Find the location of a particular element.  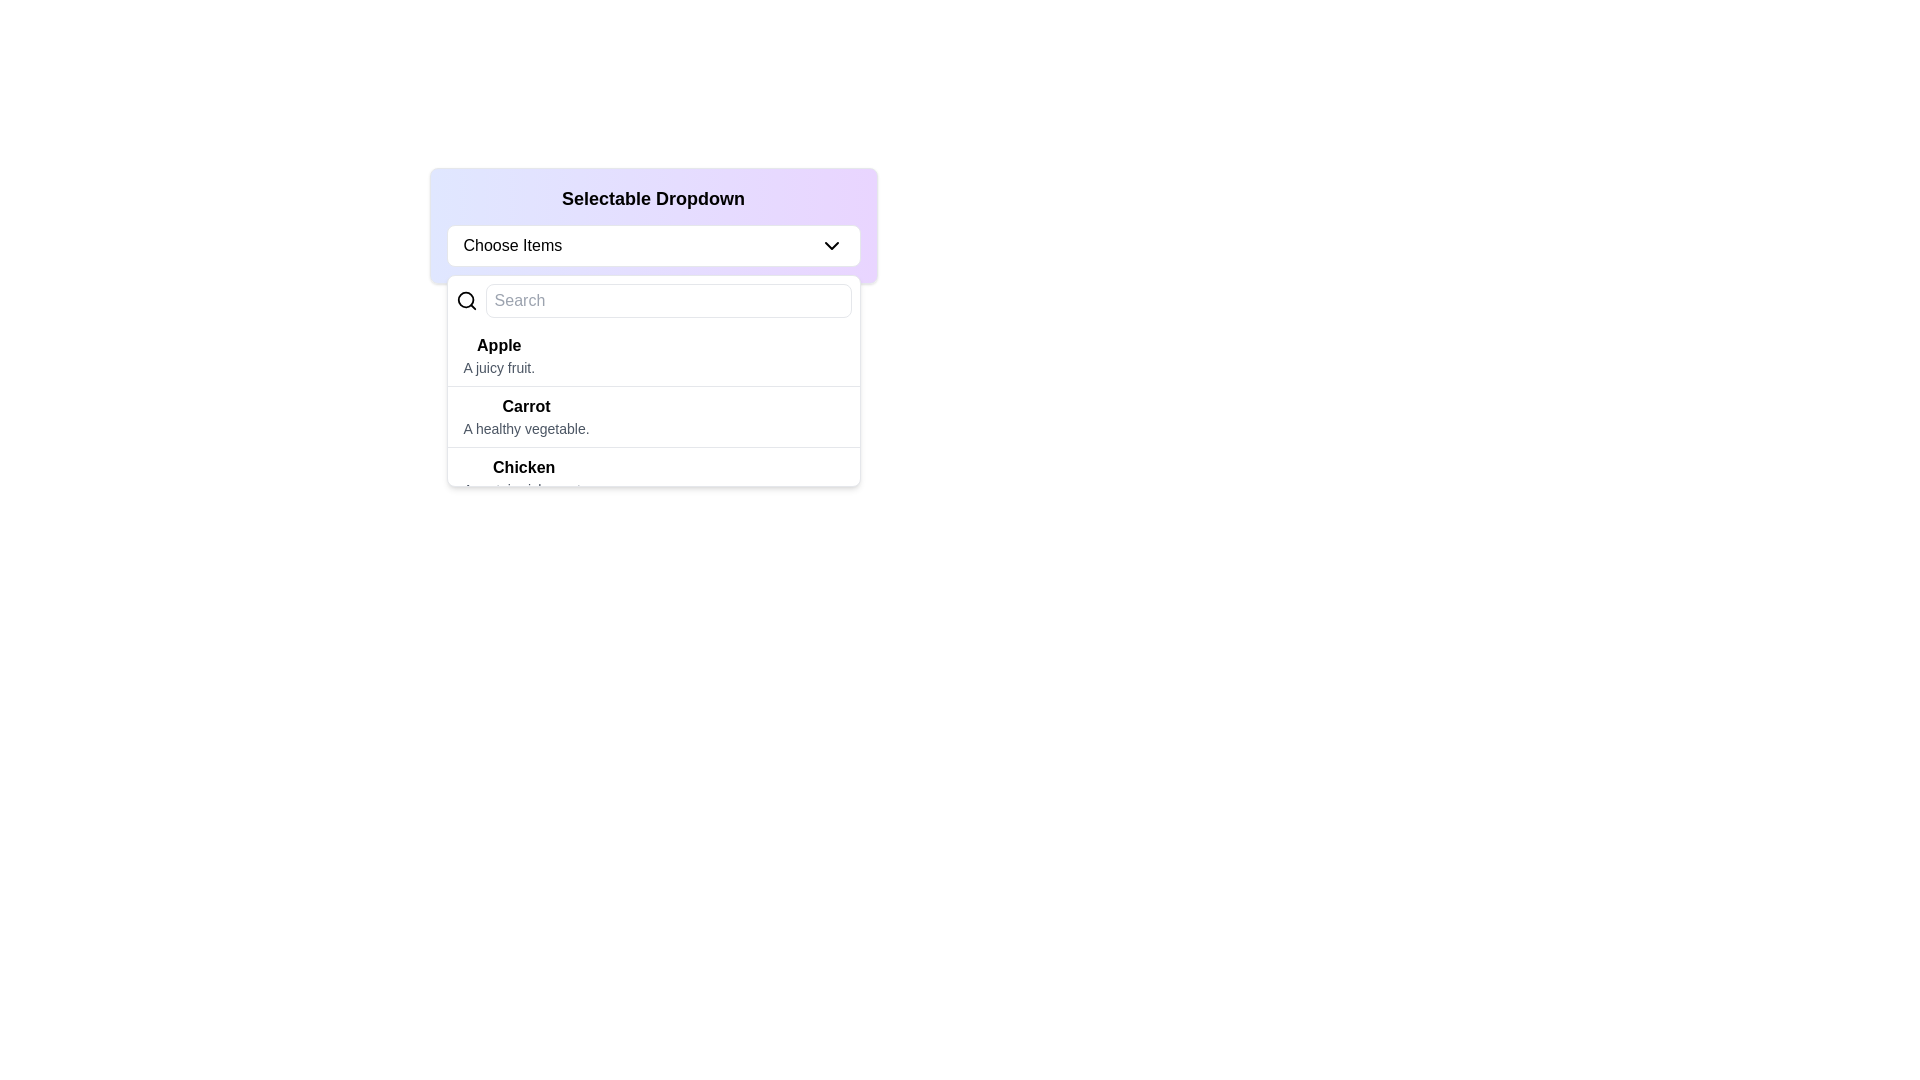

the dropdown list item that features the text 'Chicken' in bold, which is the third item in the dropdown menu is located at coordinates (524, 478).